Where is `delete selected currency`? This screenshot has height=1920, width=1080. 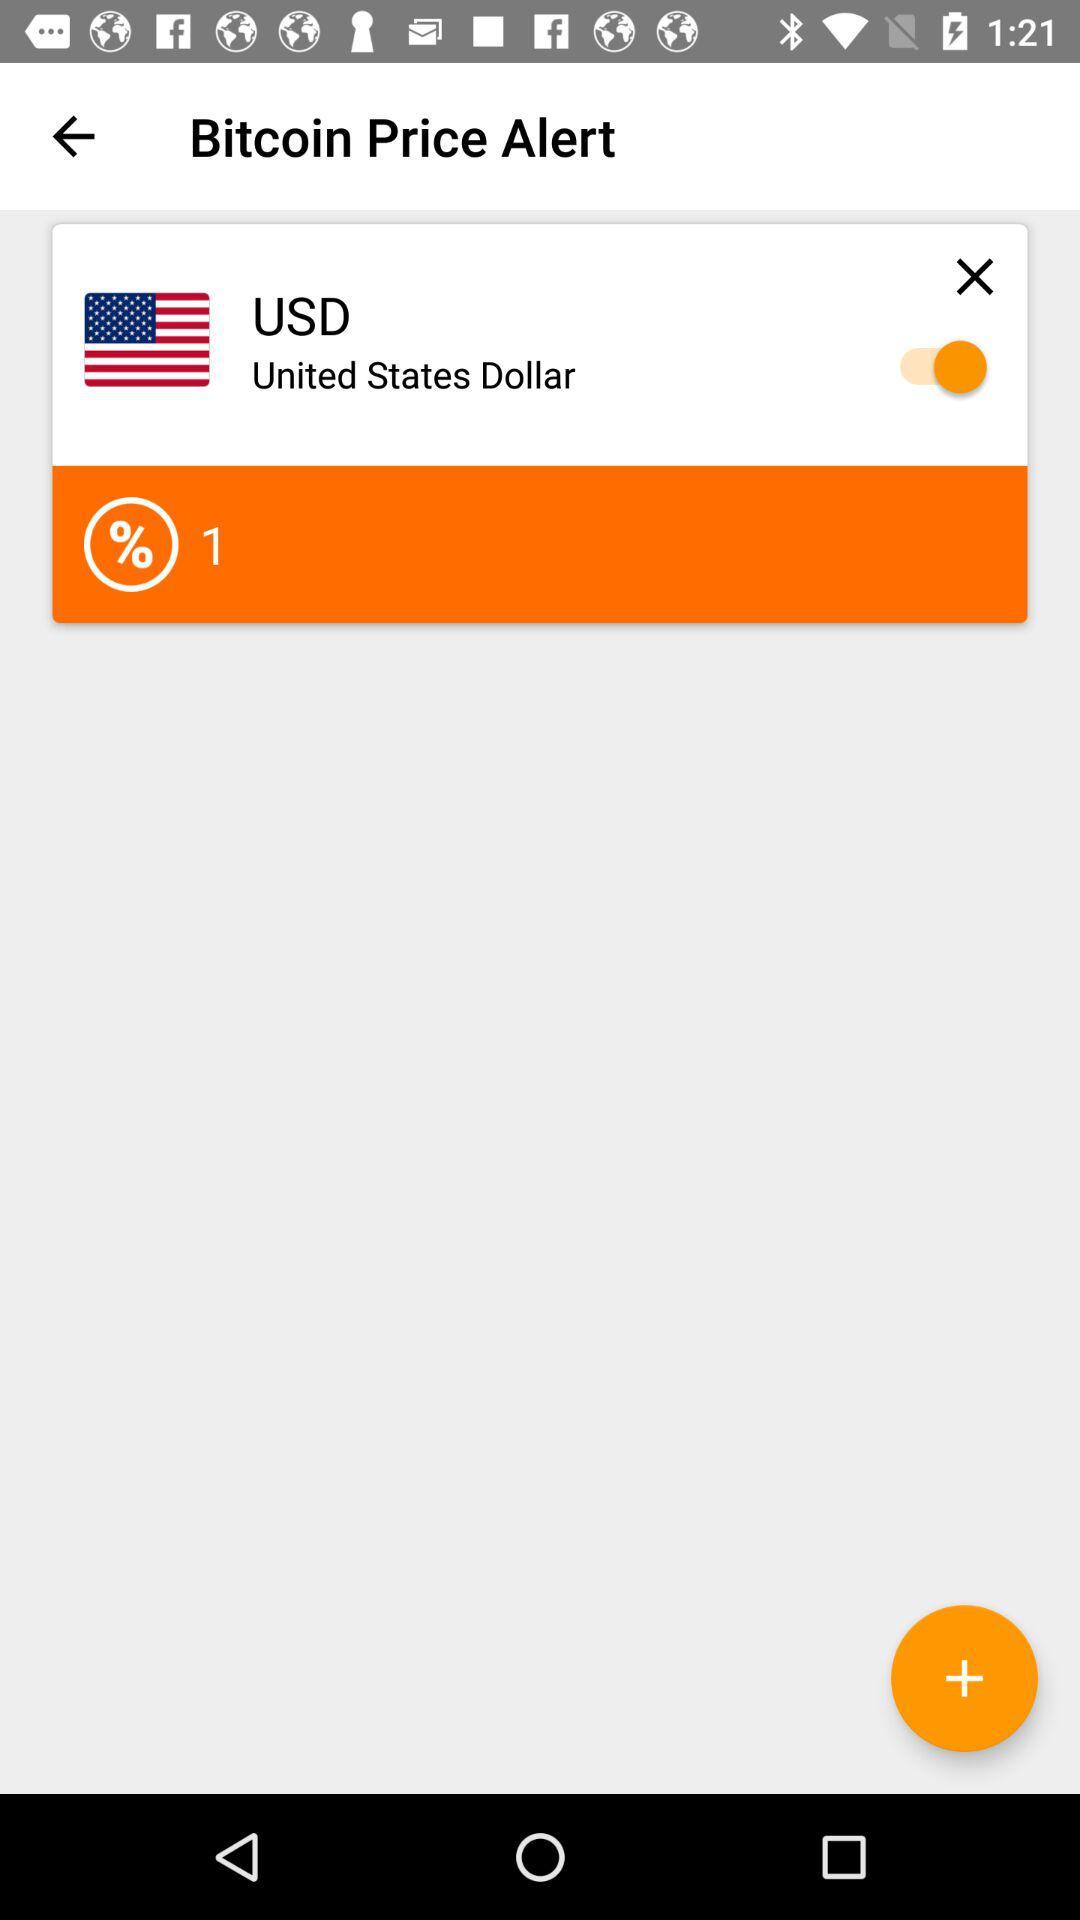
delete selected currency is located at coordinates (974, 275).